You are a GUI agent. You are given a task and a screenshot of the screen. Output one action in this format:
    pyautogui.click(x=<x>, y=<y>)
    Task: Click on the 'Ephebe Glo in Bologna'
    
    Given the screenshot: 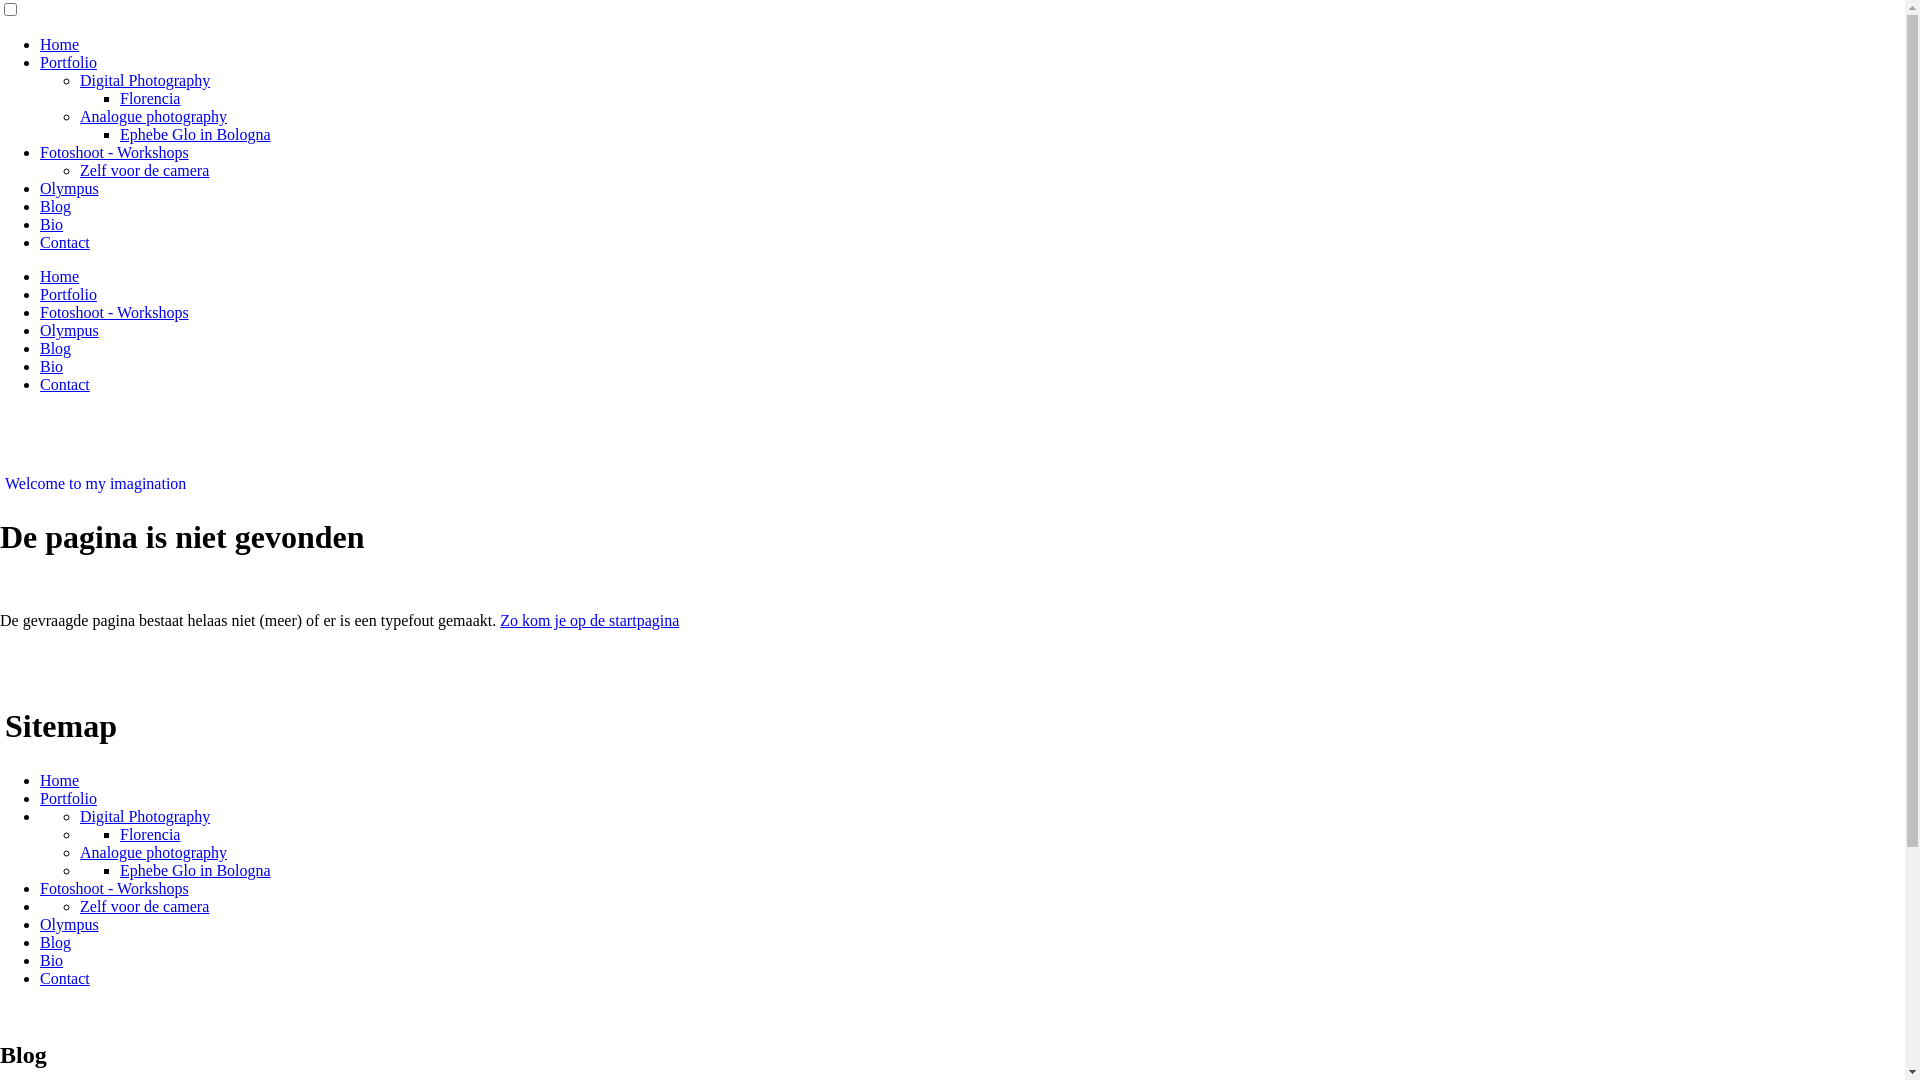 What is the action you would take?
    pyautogui.click(x=195, y=134)
    